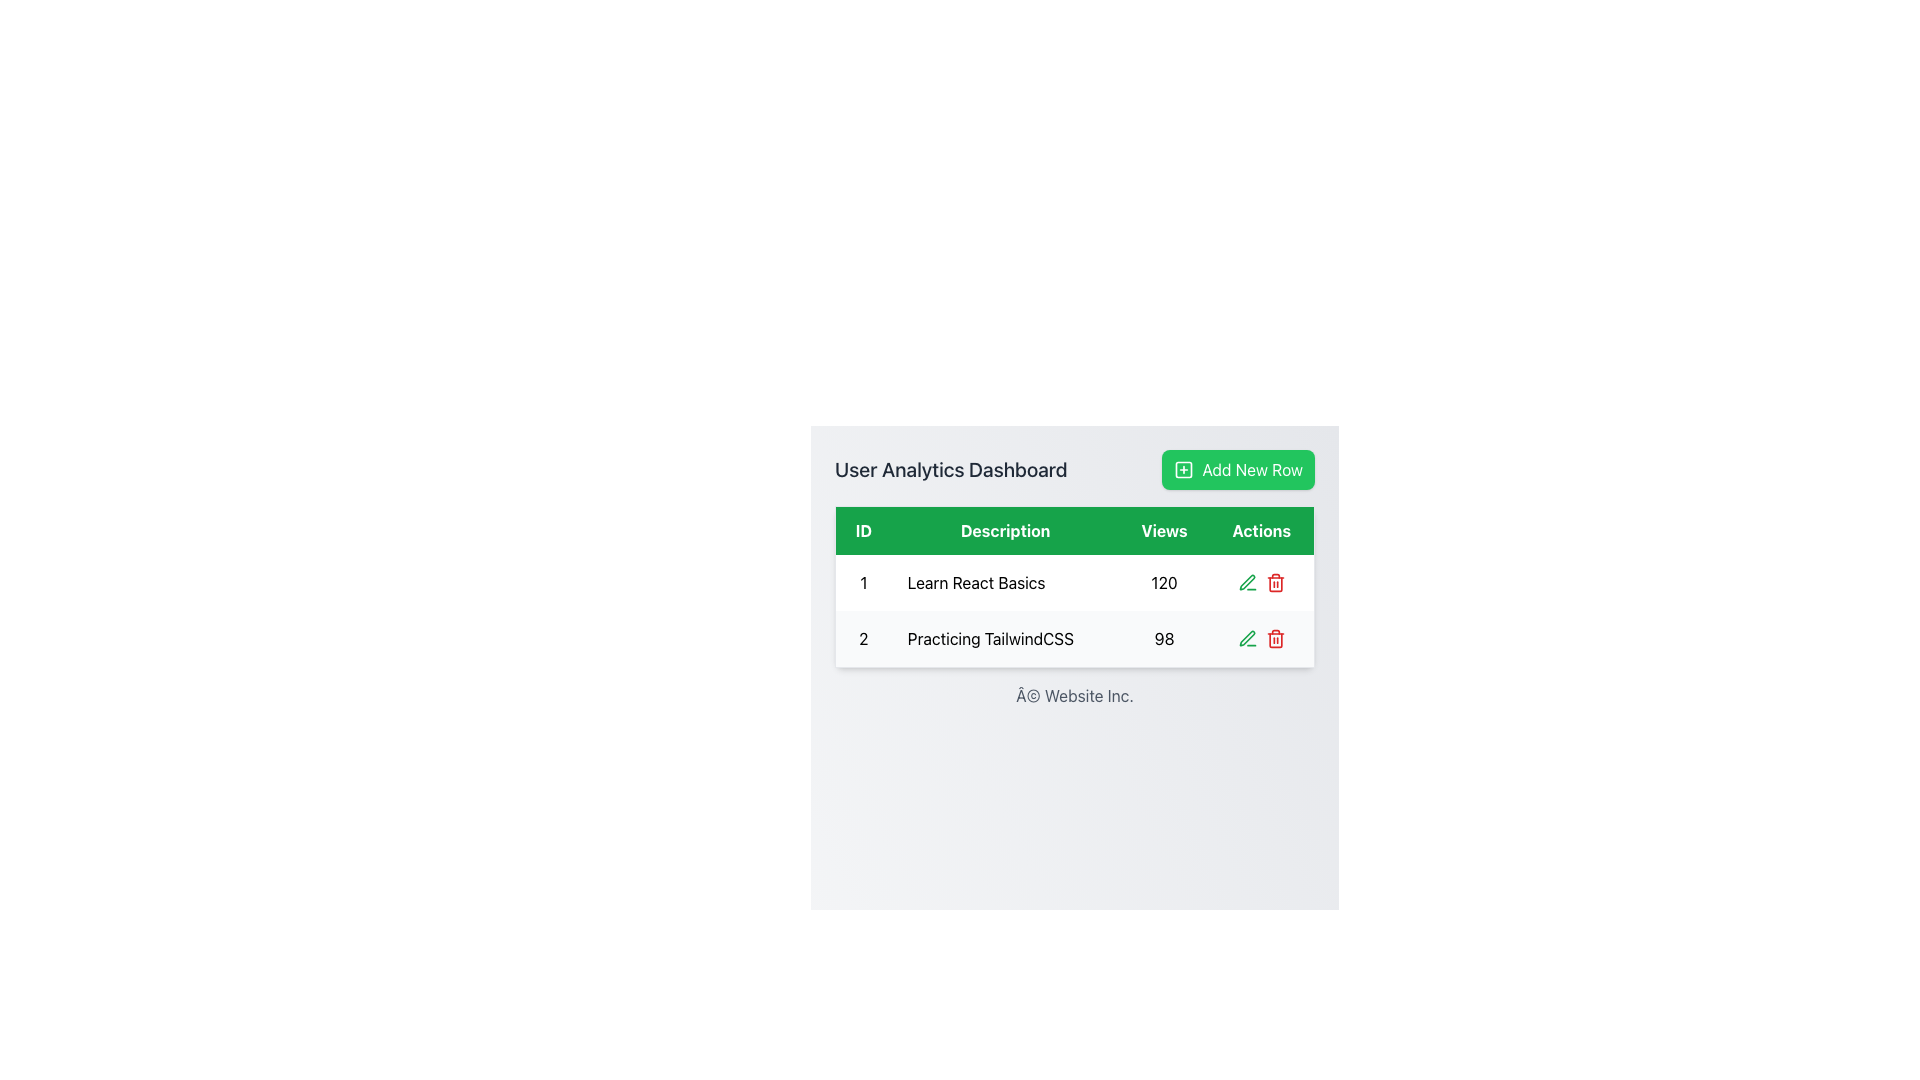  I want to click on the button located in the header section of the 'User Analytics Dashboard', so click(1237, 470).